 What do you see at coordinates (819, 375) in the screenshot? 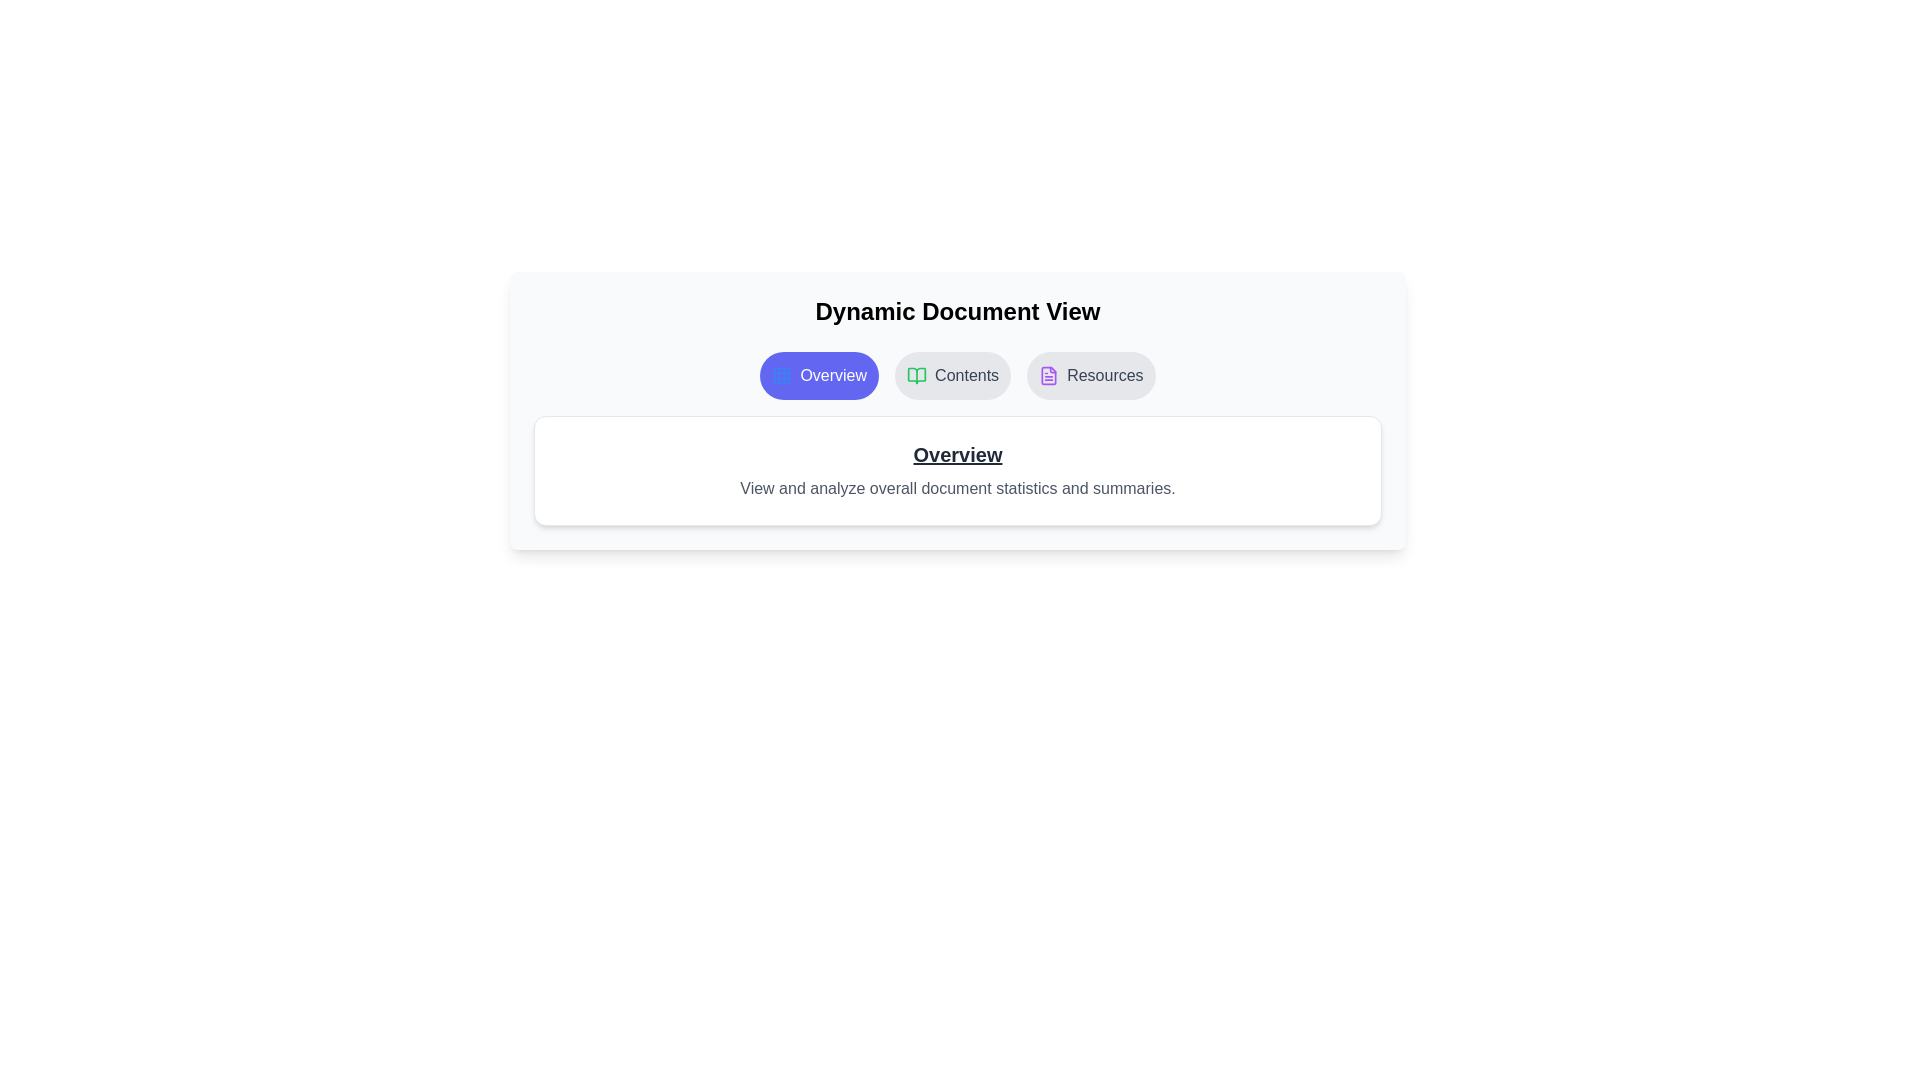
I see `the 'Overview' button to trigger its hover effect` at bounding box center [819, 375].